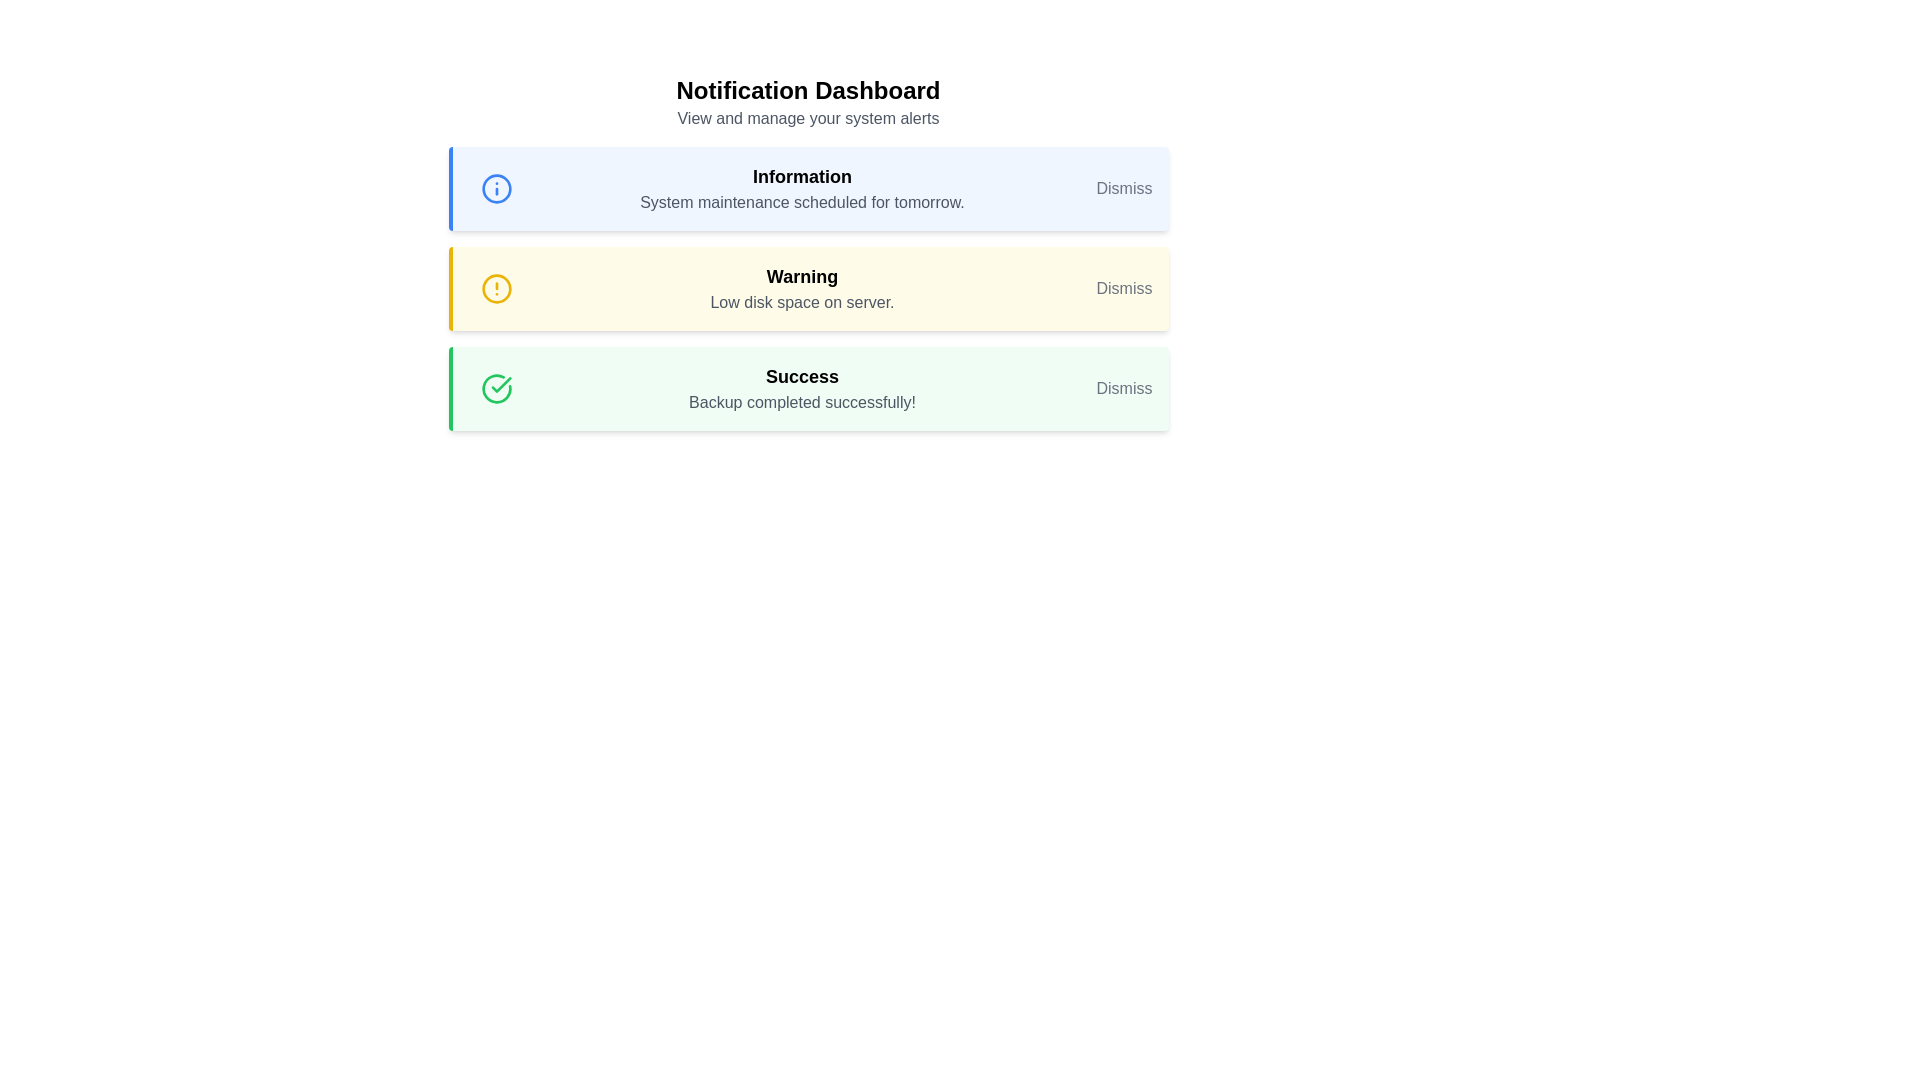  I want to click on the 'Dismiss' link styled button located at the top-right corner of the 'Information' notification card to change its text color, so click(1124, 189).